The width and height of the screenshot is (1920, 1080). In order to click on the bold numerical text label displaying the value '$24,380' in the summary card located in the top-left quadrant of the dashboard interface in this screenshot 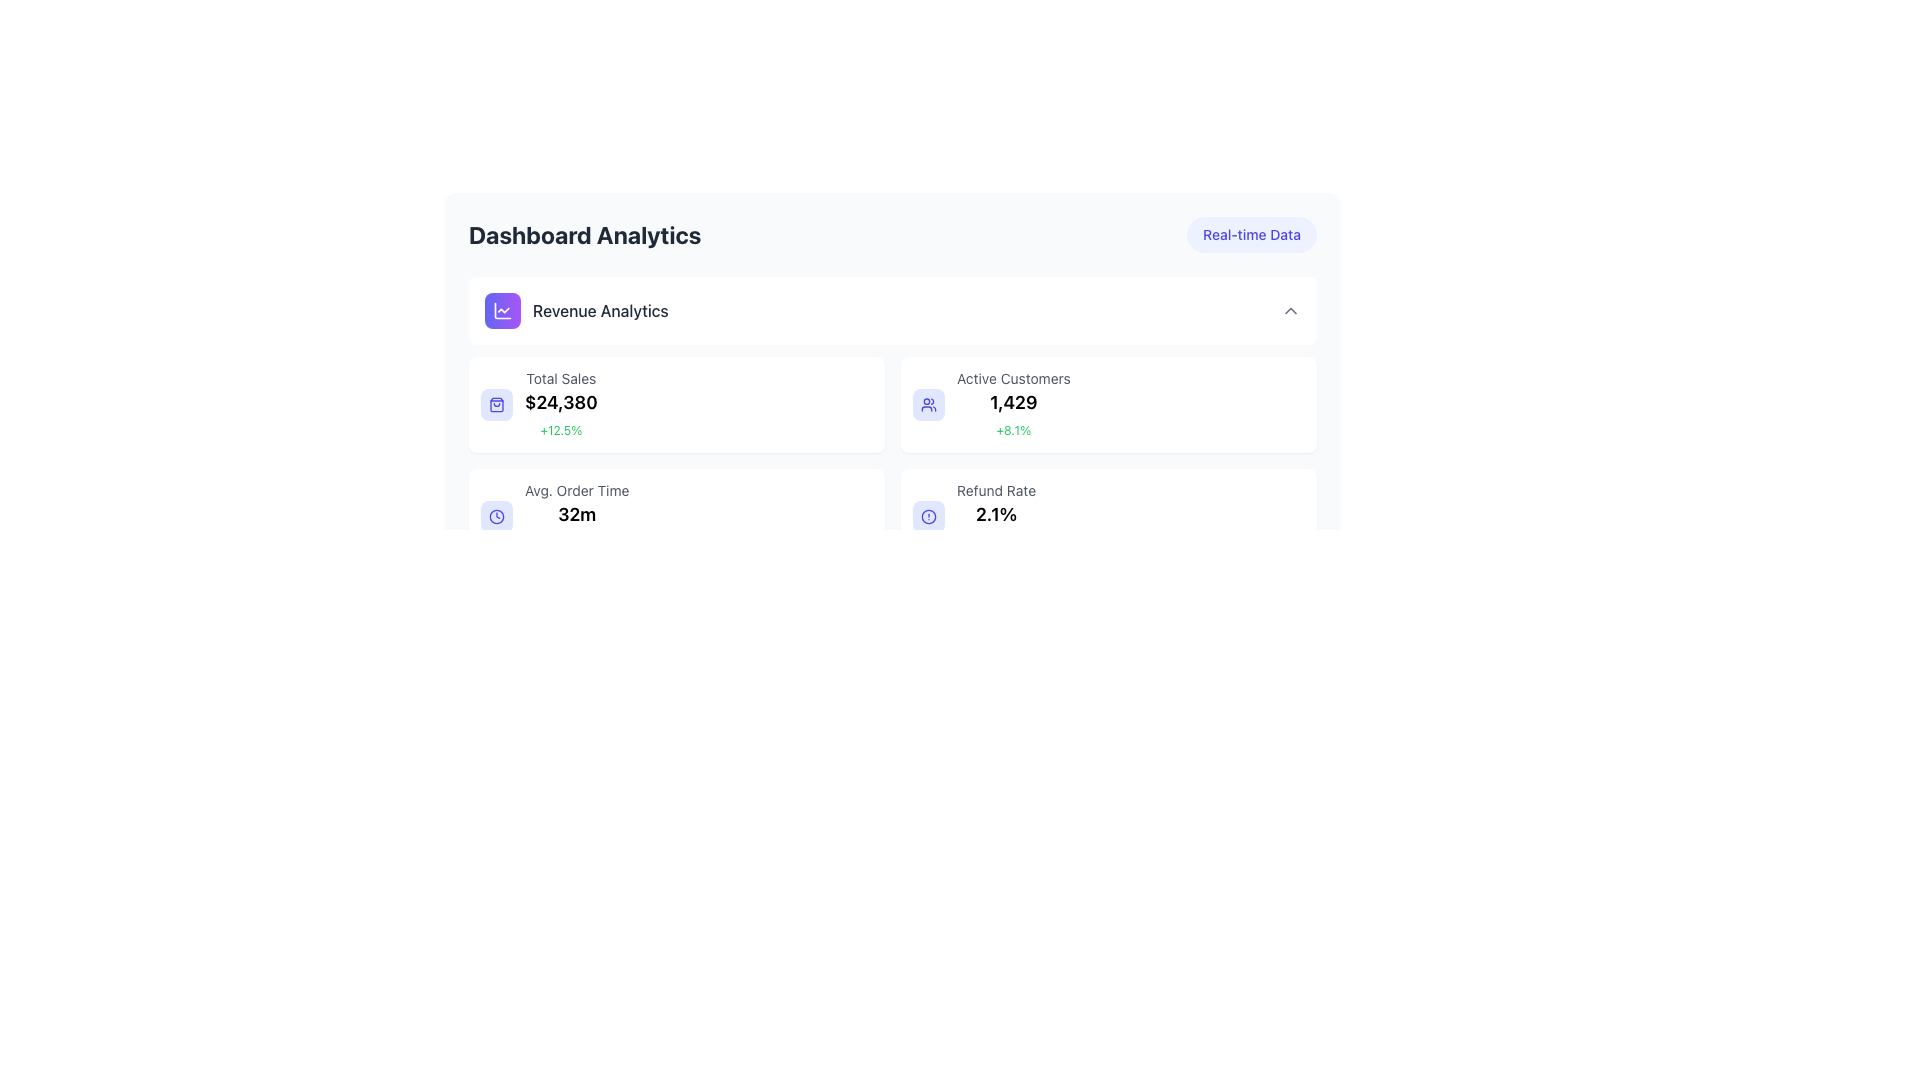, I will do `click(560, 402)`.